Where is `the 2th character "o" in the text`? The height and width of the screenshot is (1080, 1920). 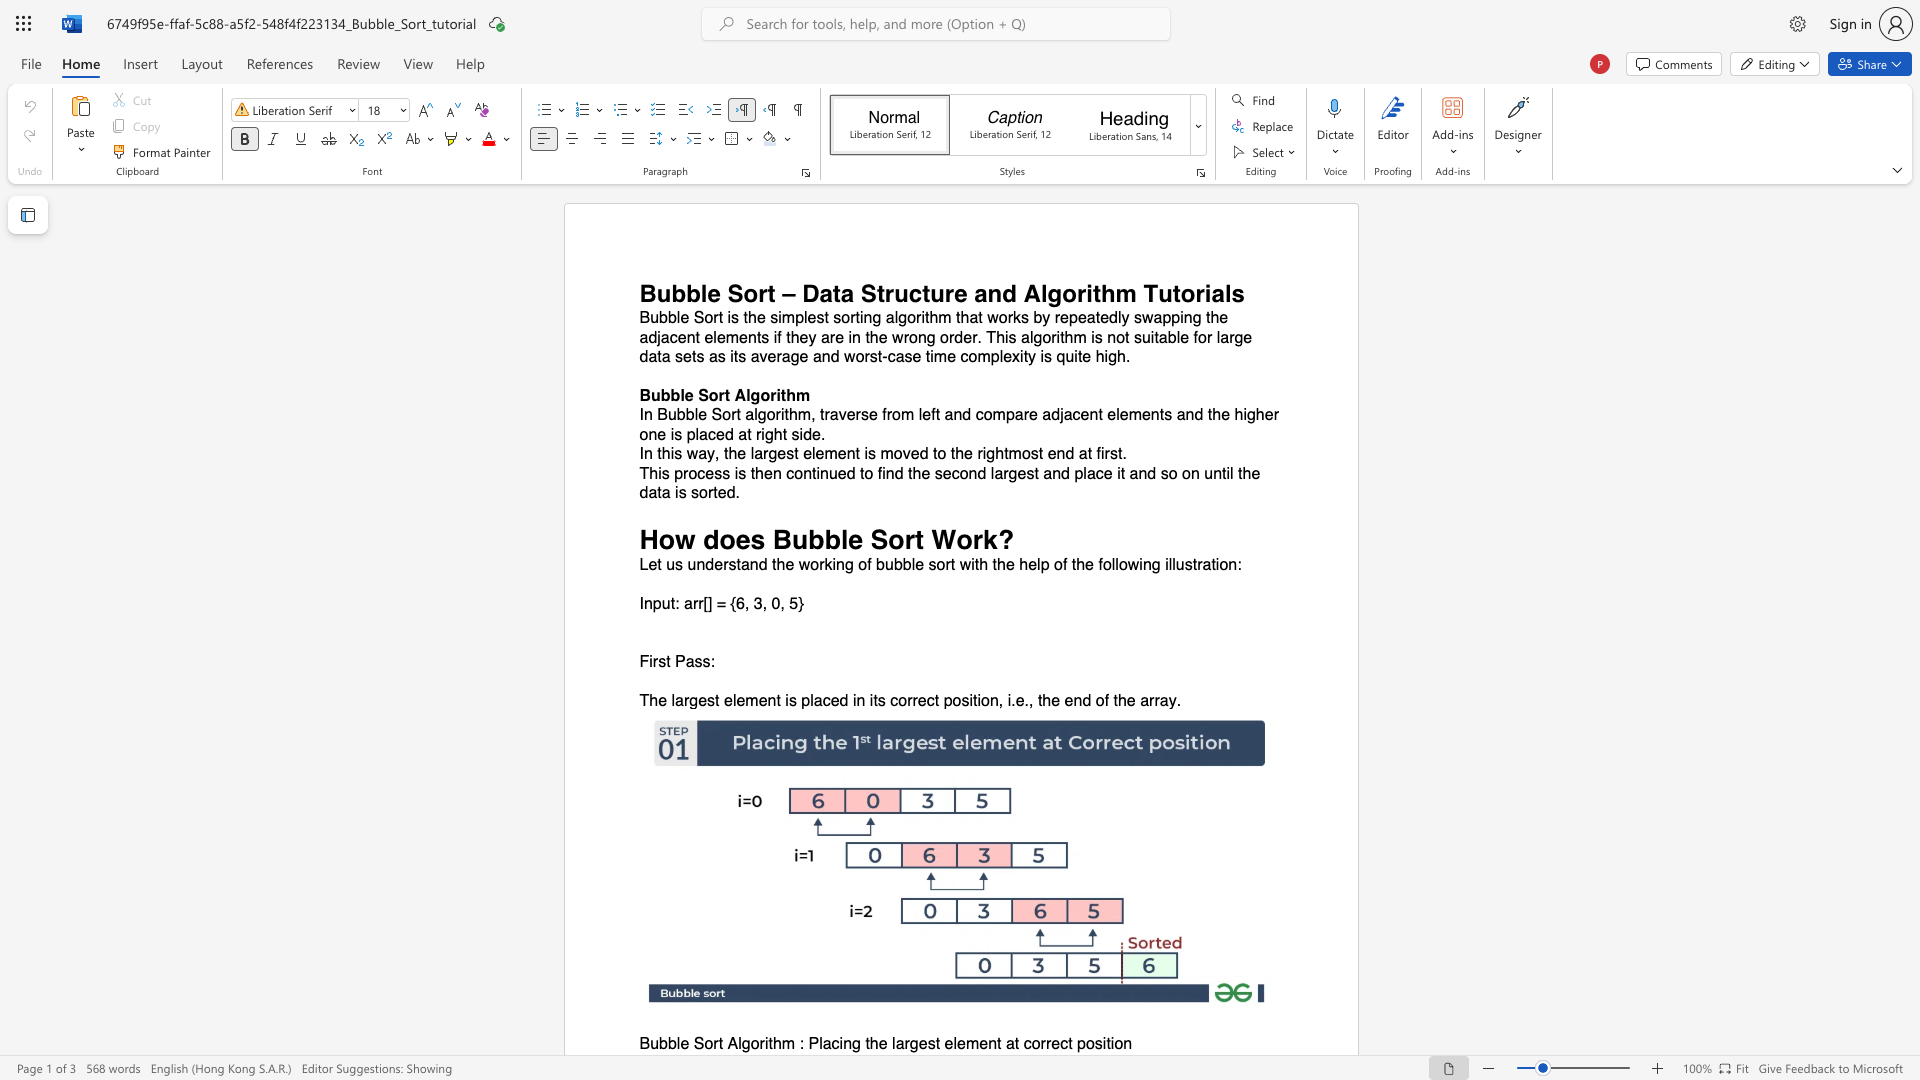
the 2th character "o" in the text is located at coordinates (1068, 293).